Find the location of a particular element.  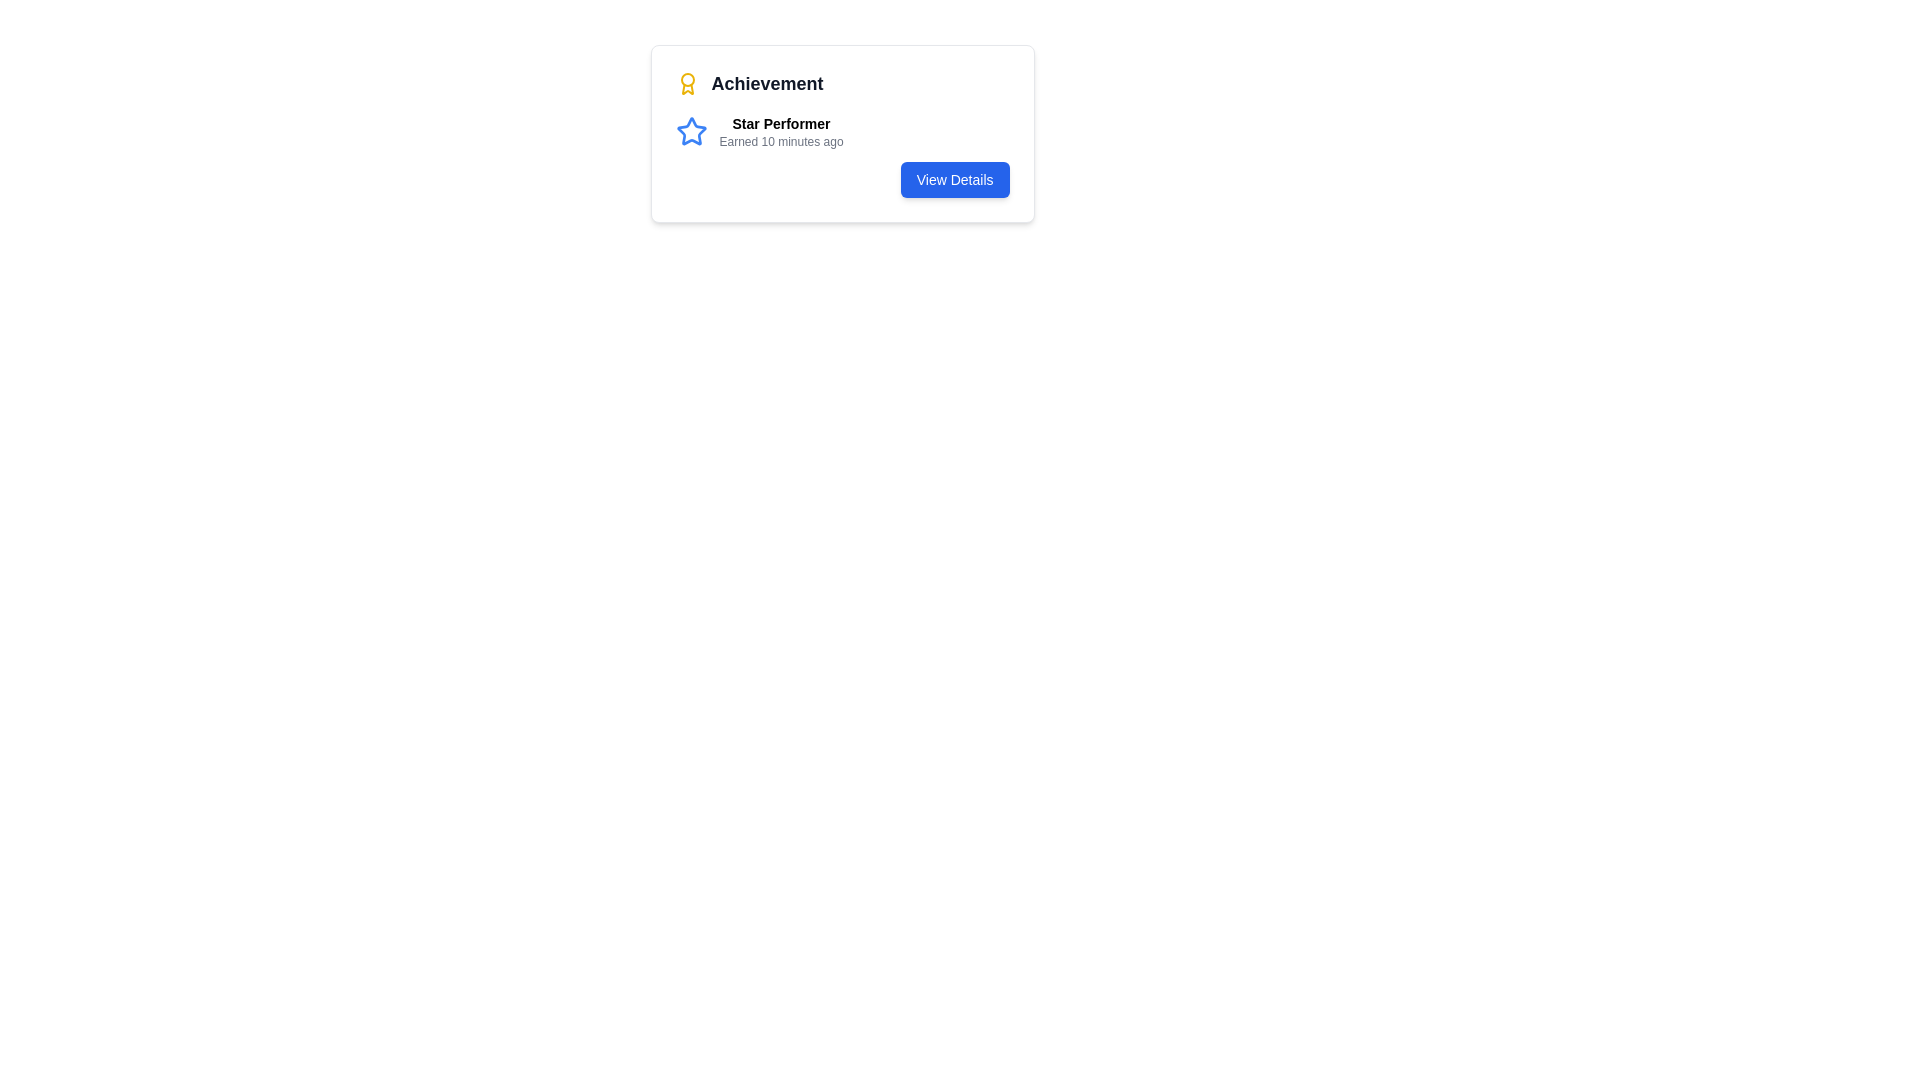

the Star icon in the notification card is located at coordinates (691, 131).